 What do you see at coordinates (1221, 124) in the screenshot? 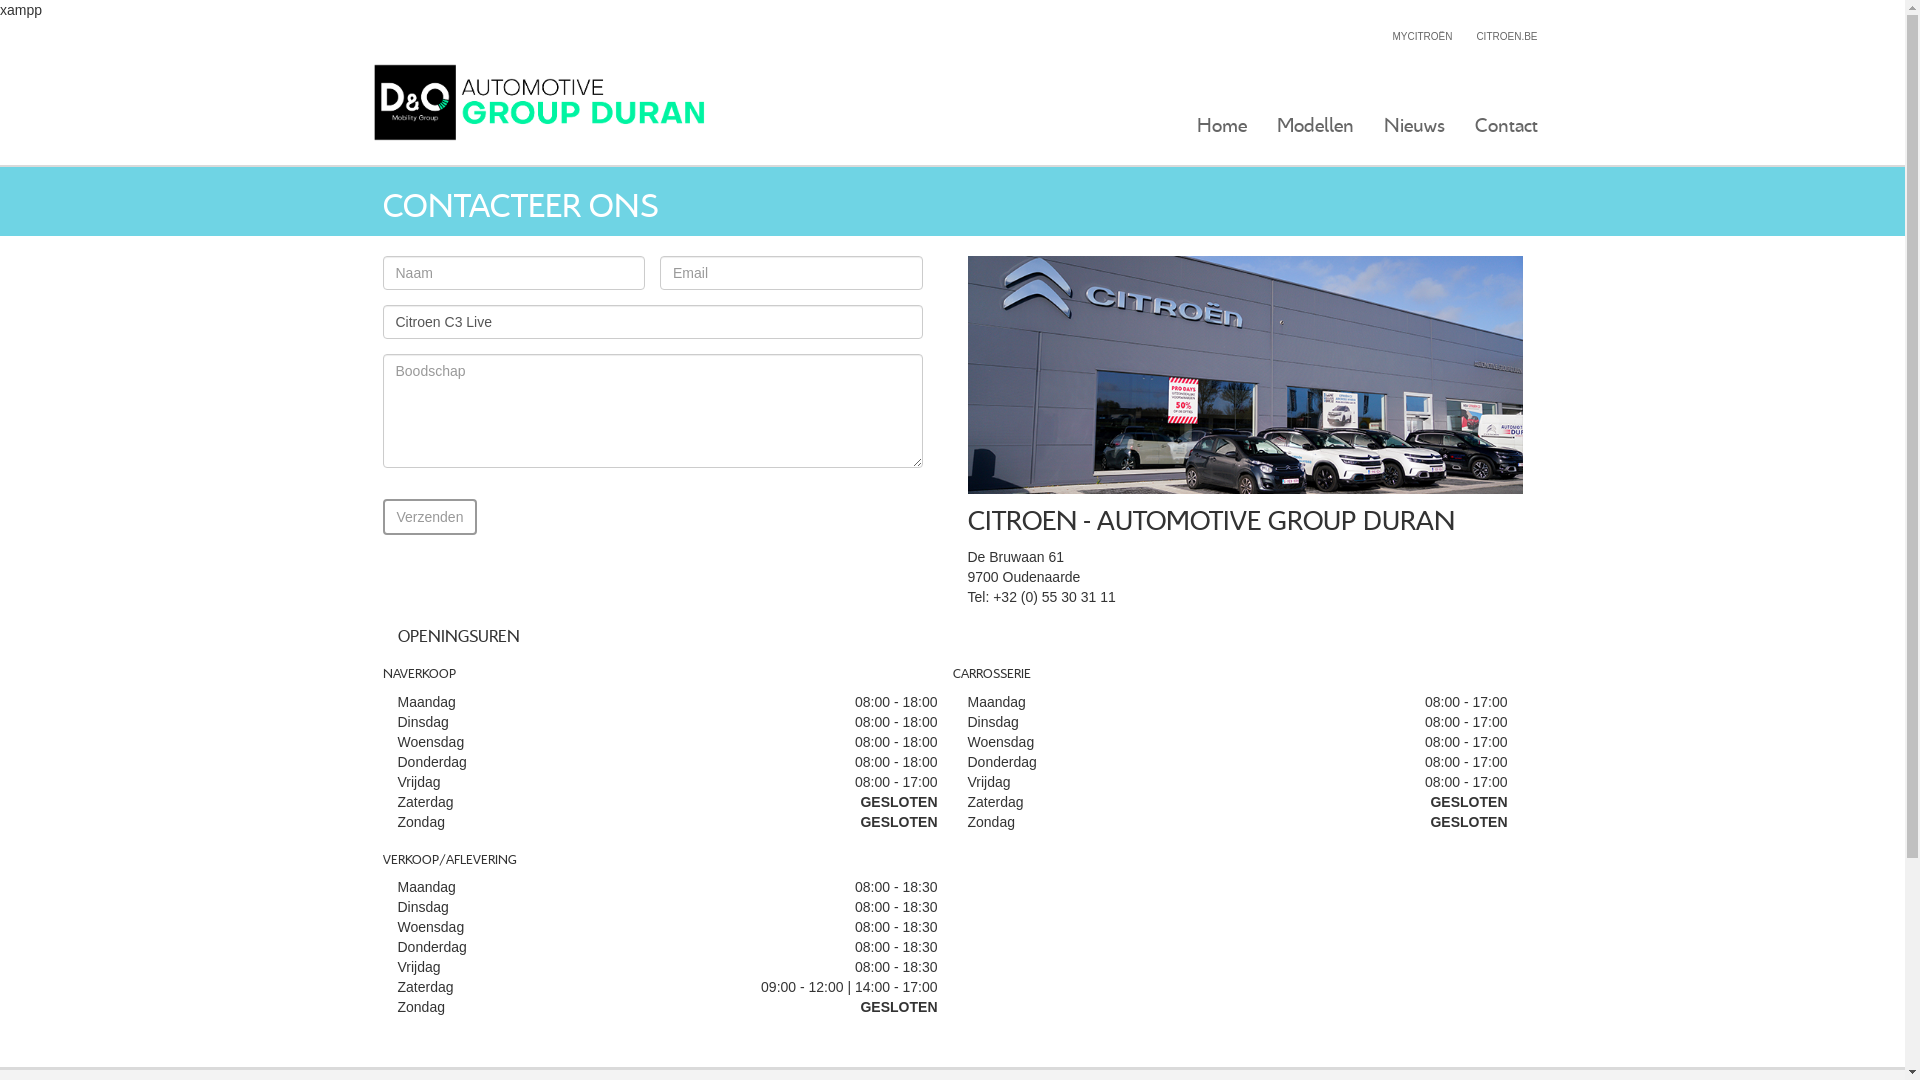
I see `'Home'` at bounding box center [1221, 124].